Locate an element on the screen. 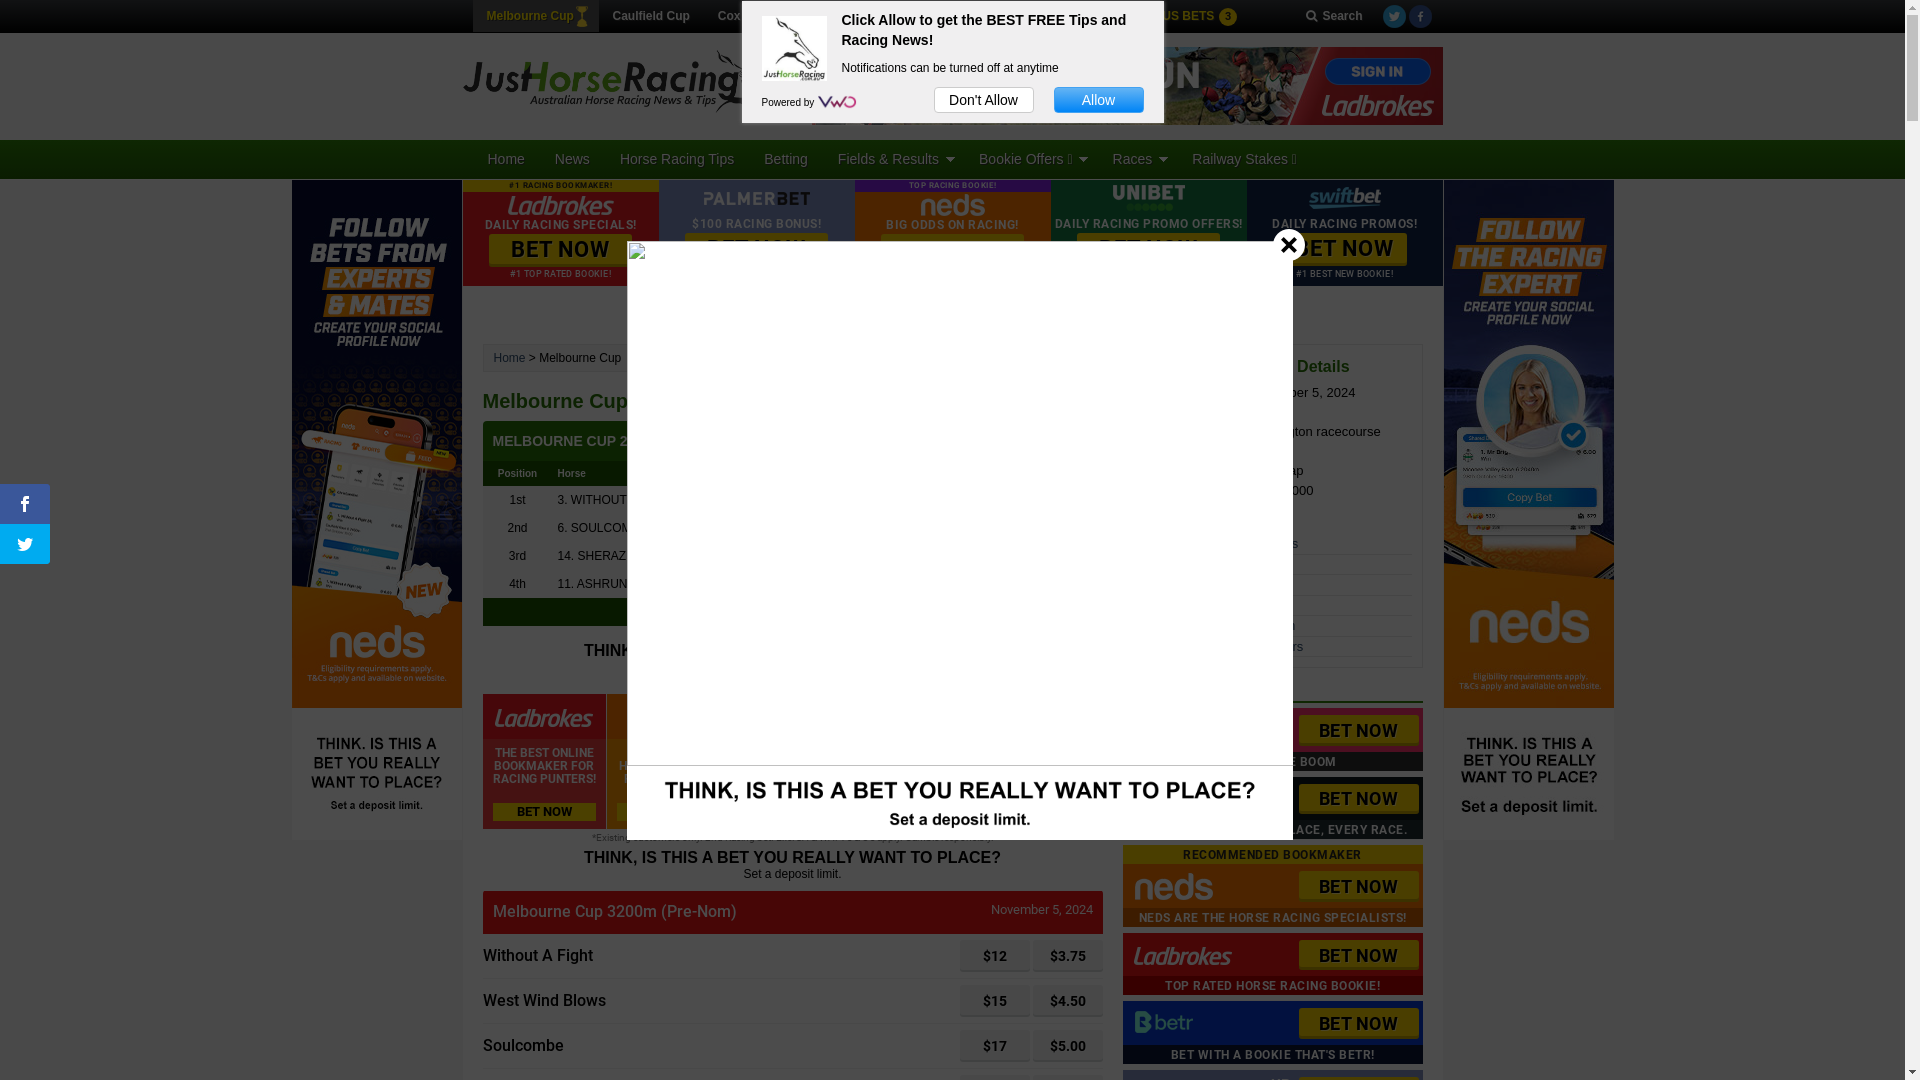 This screenshot has width=1920, height=1080. 'BET NOW is located at coordinates (1271, 963).